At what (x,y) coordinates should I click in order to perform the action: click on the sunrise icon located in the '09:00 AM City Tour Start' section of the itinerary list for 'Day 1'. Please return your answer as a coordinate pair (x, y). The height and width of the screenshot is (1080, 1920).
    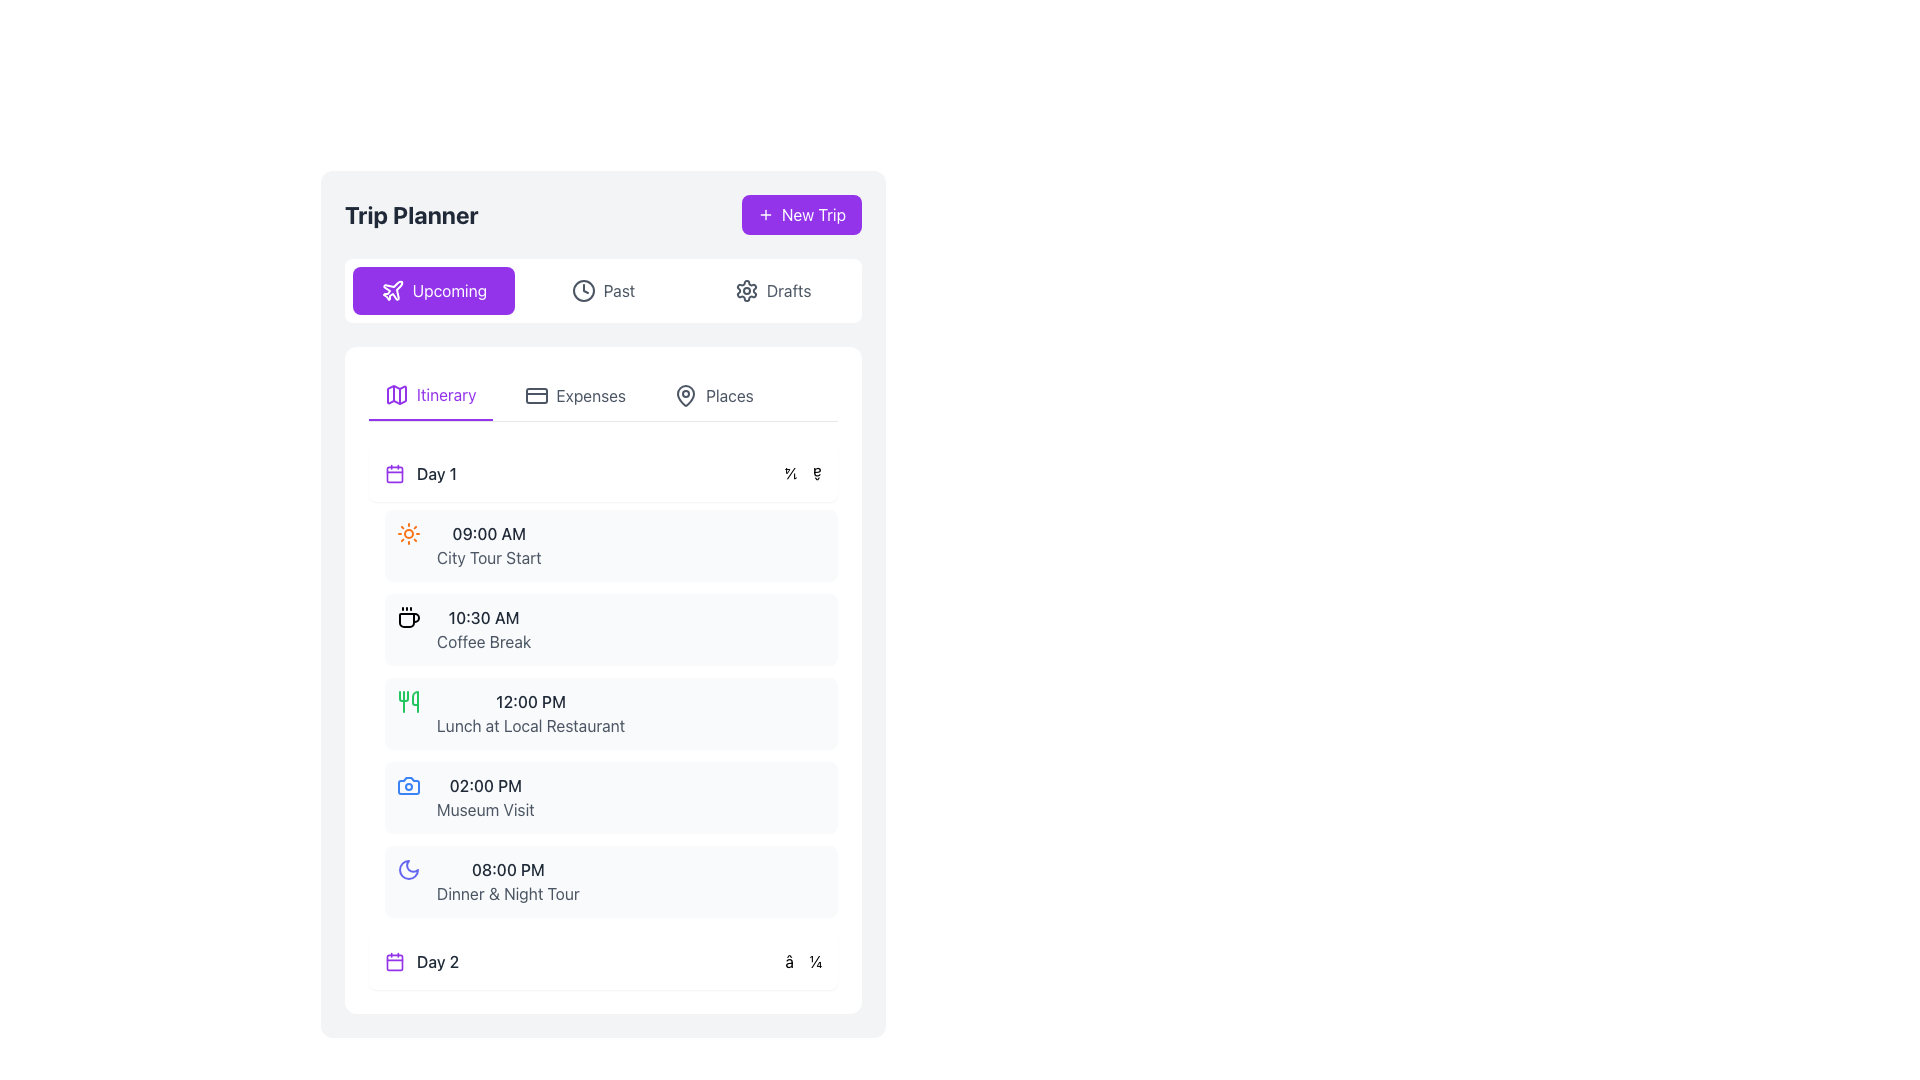
    Looking at the image, I should click on (407, 532).